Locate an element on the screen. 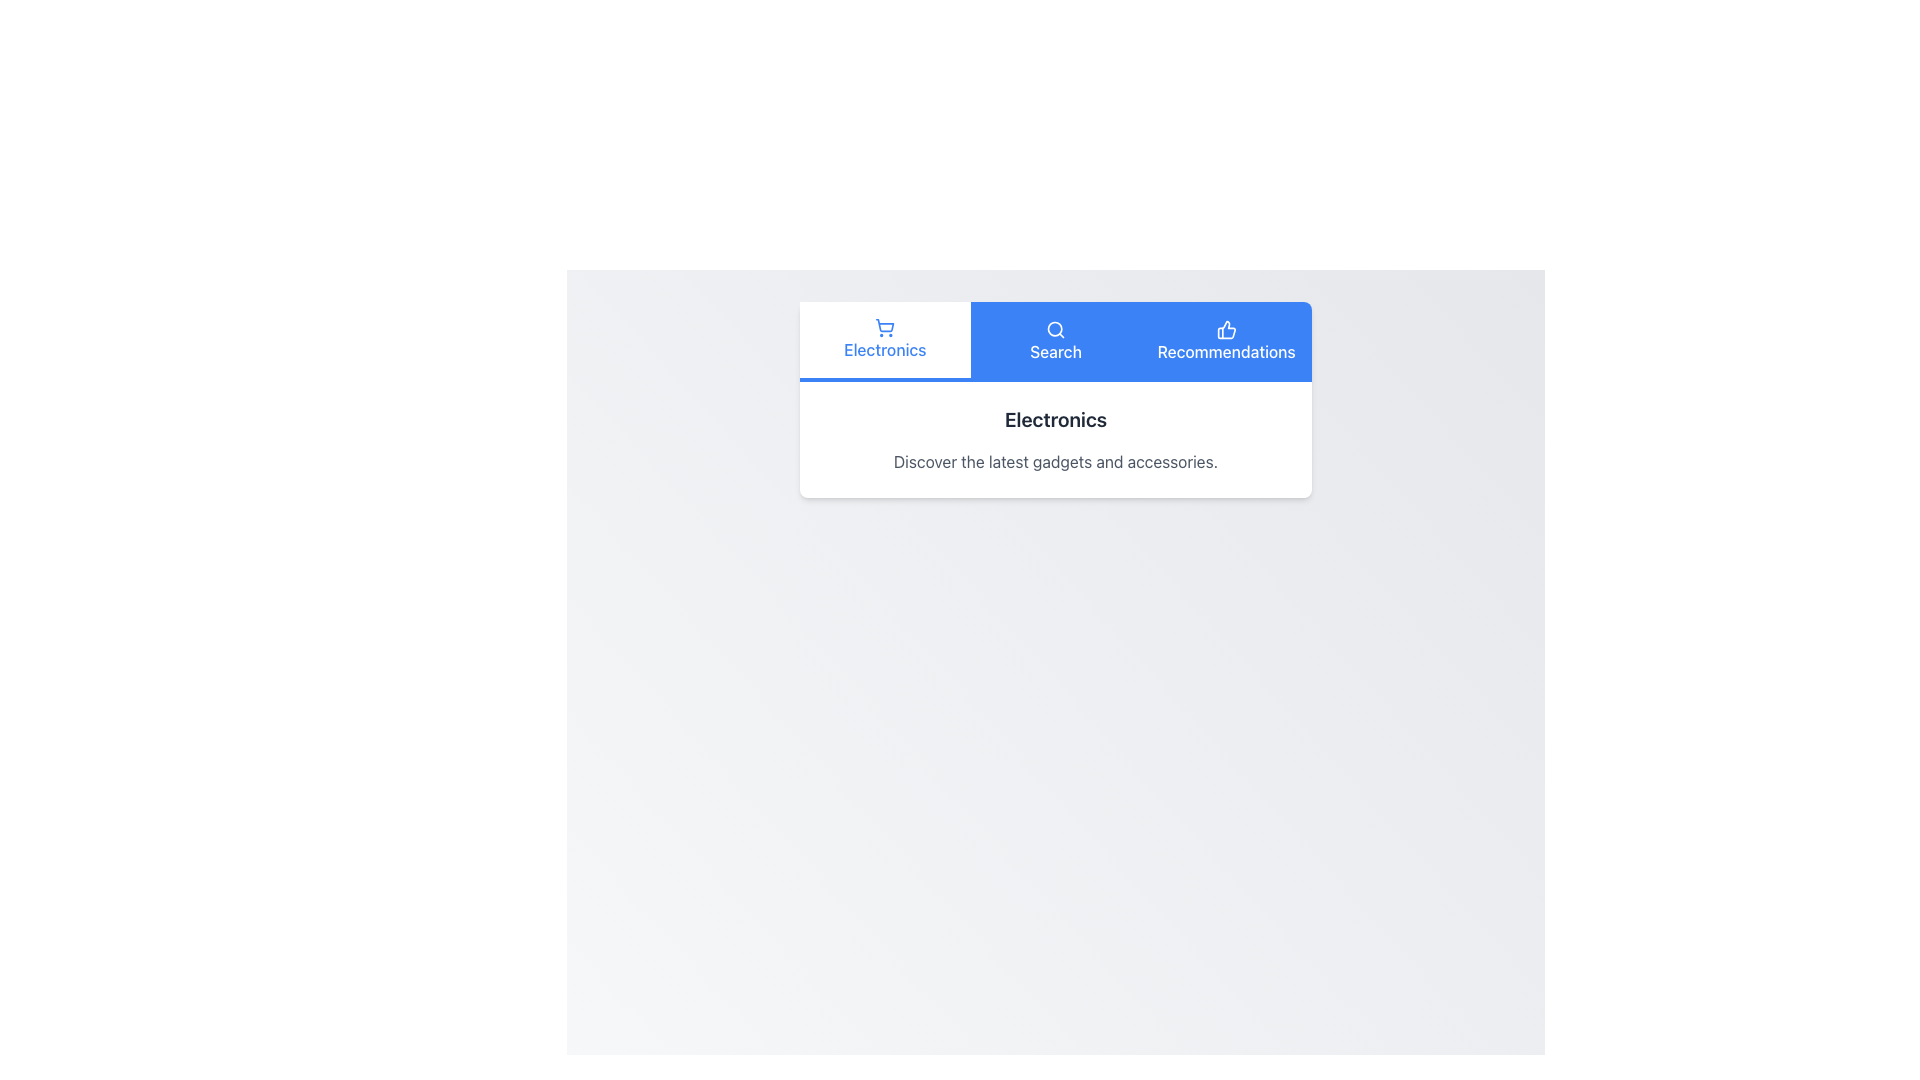  the 'Electronics' menu item, which features blue text with a medium font weight and a shopping cart icon above it, located in the top bar of the layout is located at coordinates (884, 338).